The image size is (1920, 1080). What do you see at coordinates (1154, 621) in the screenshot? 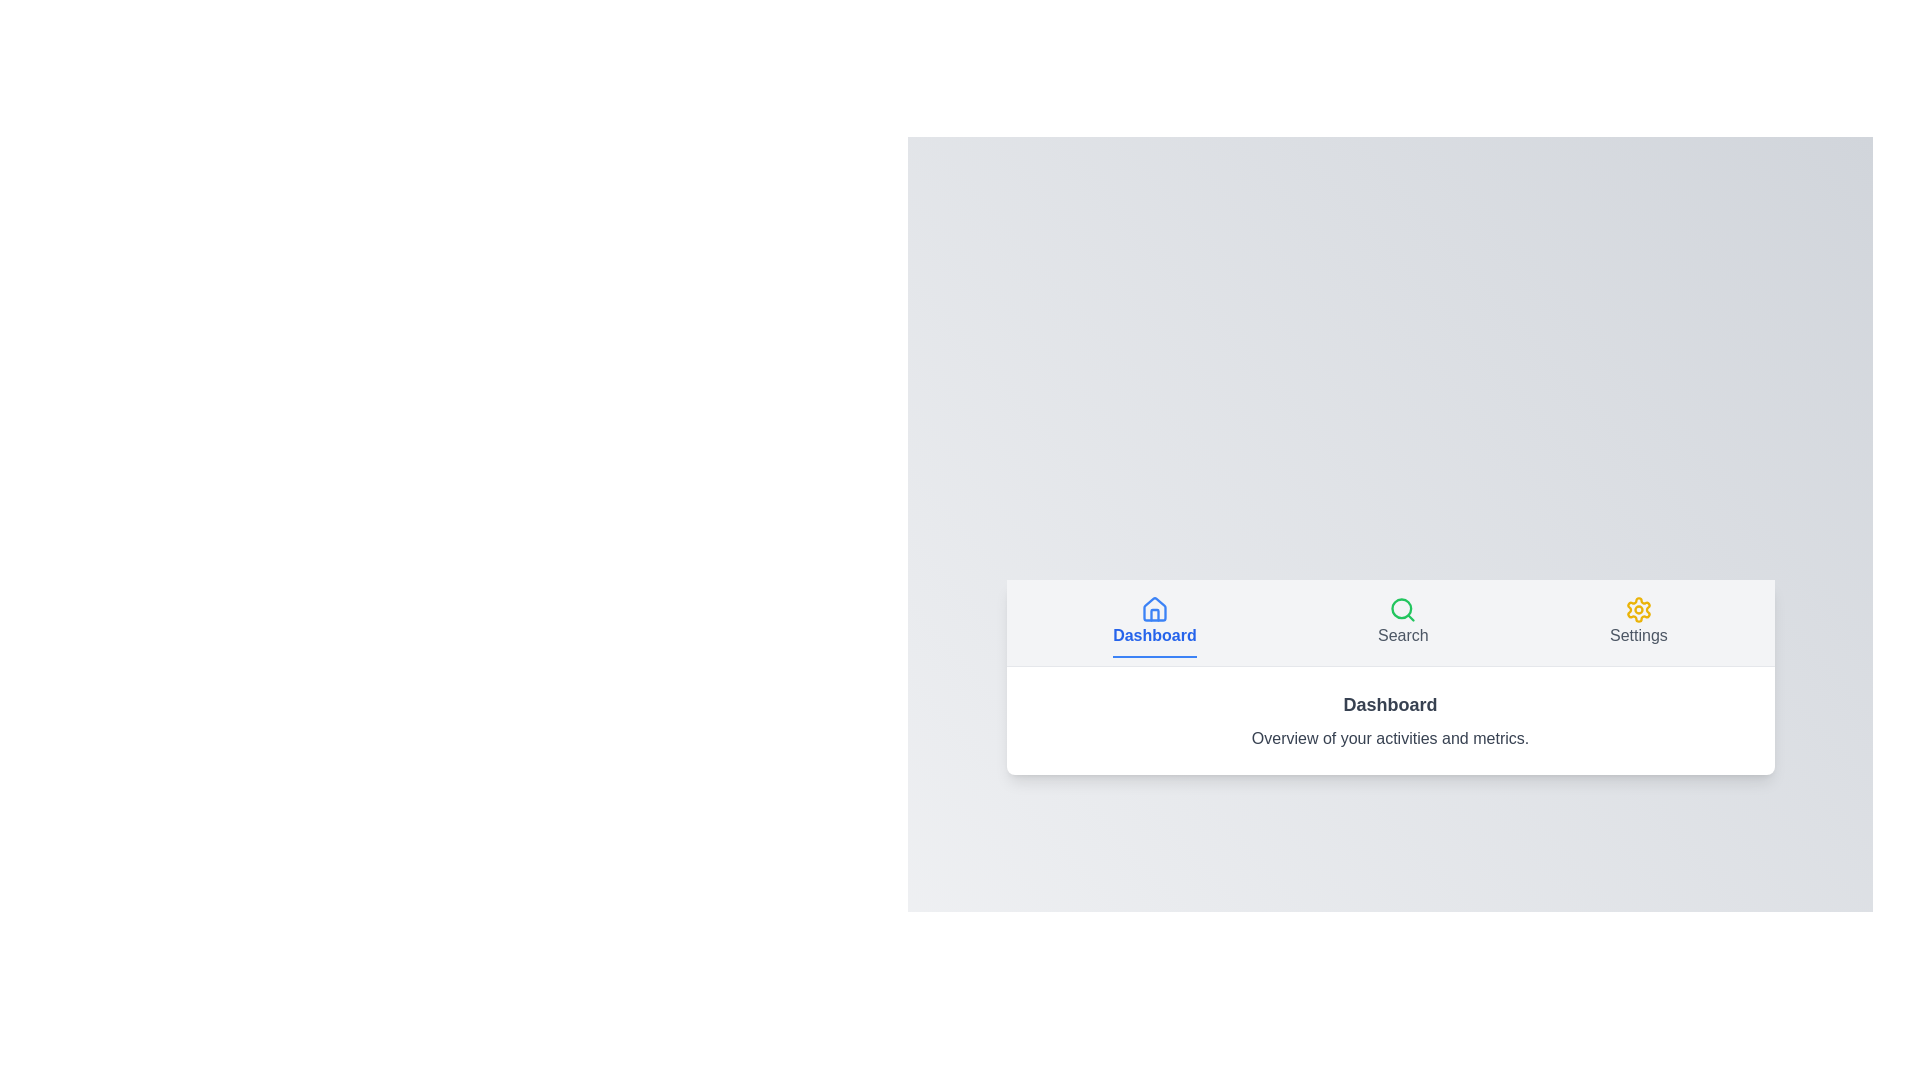
I see `the Dashboard tab by clicking on its button` at bounding box center [1154, 621].